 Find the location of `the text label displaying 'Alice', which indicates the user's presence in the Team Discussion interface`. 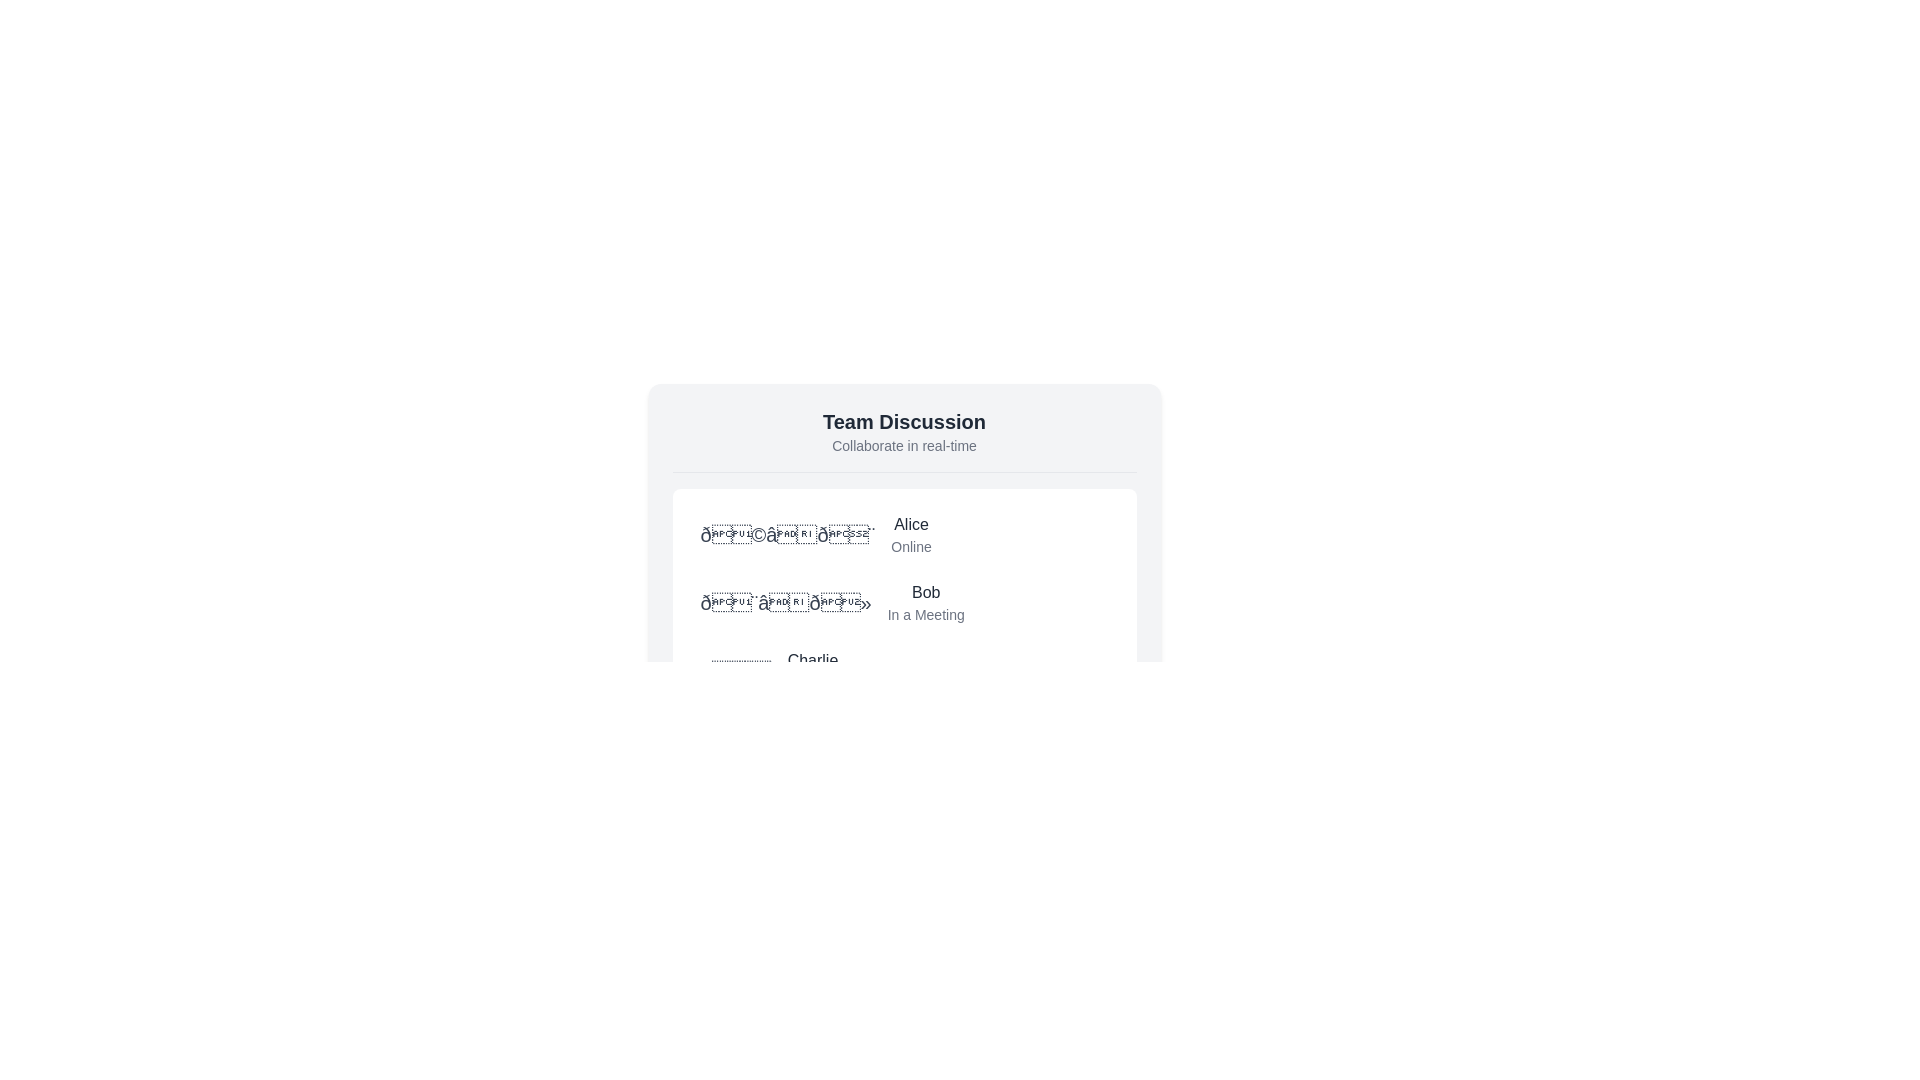

the text label displaying 'Alice', which indicates the user's presence in the Team Discussion interface is located at coordinates (910, 523).